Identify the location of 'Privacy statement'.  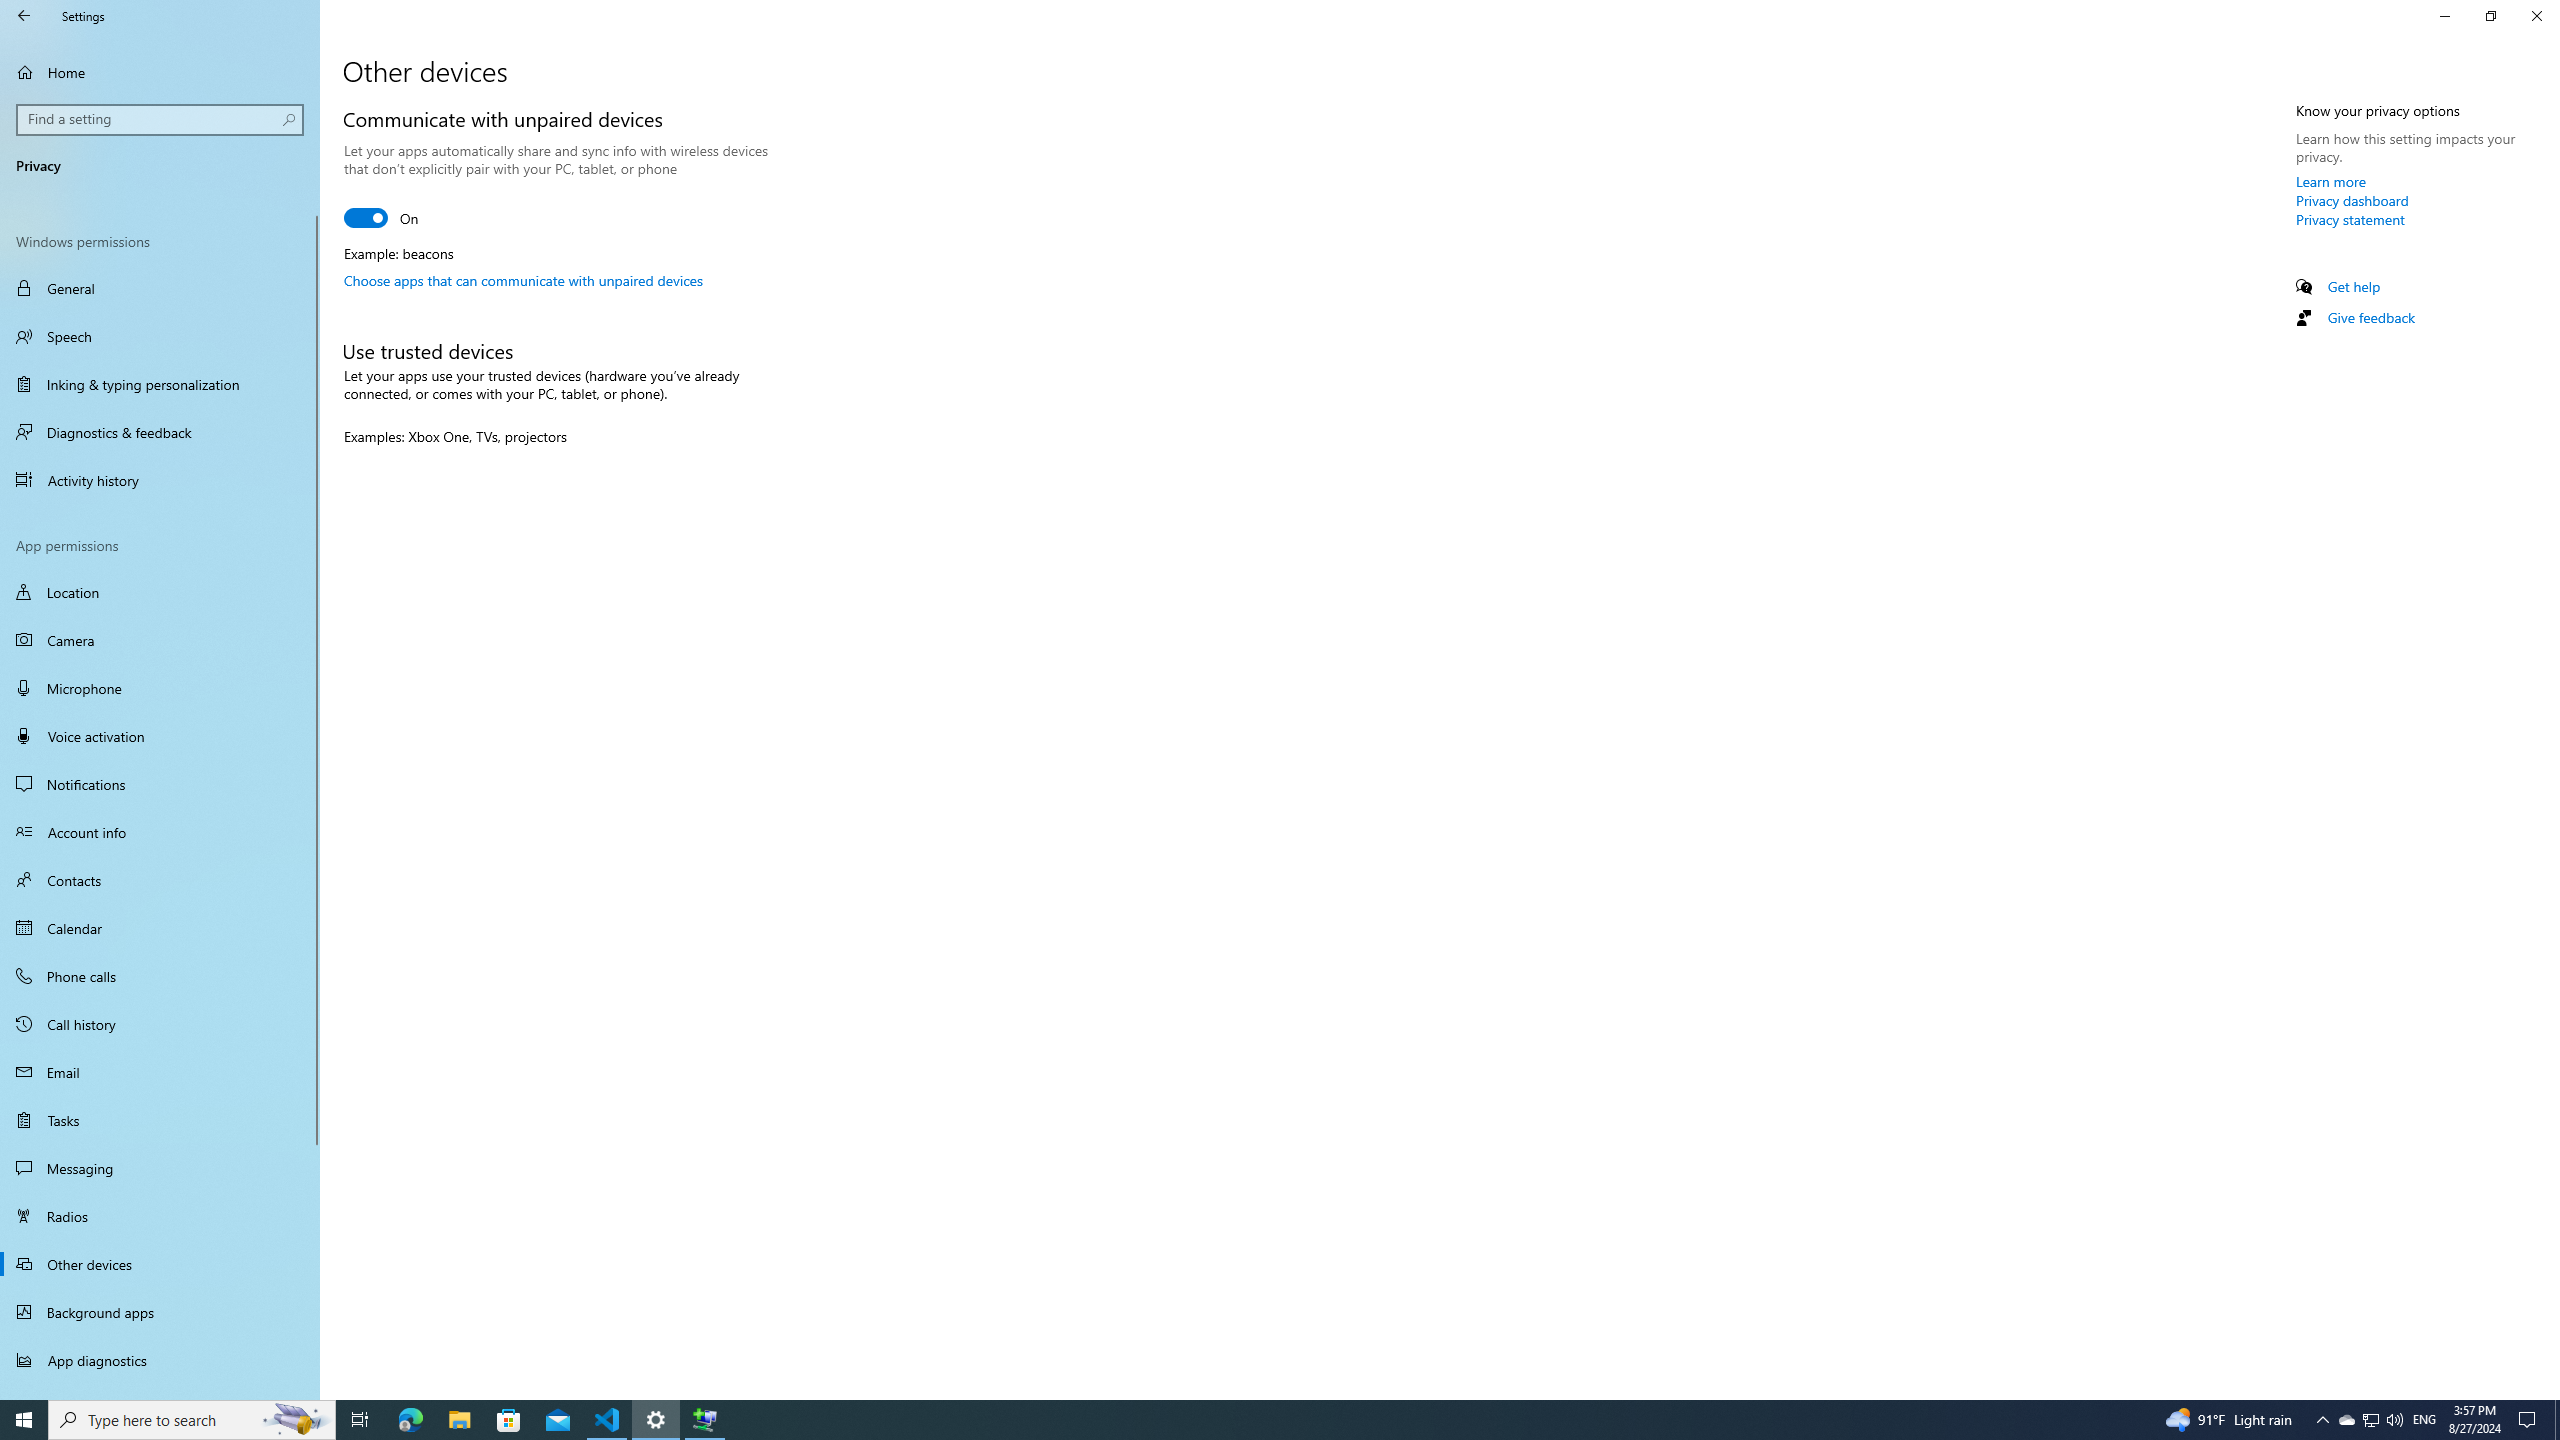
(2349, 218).